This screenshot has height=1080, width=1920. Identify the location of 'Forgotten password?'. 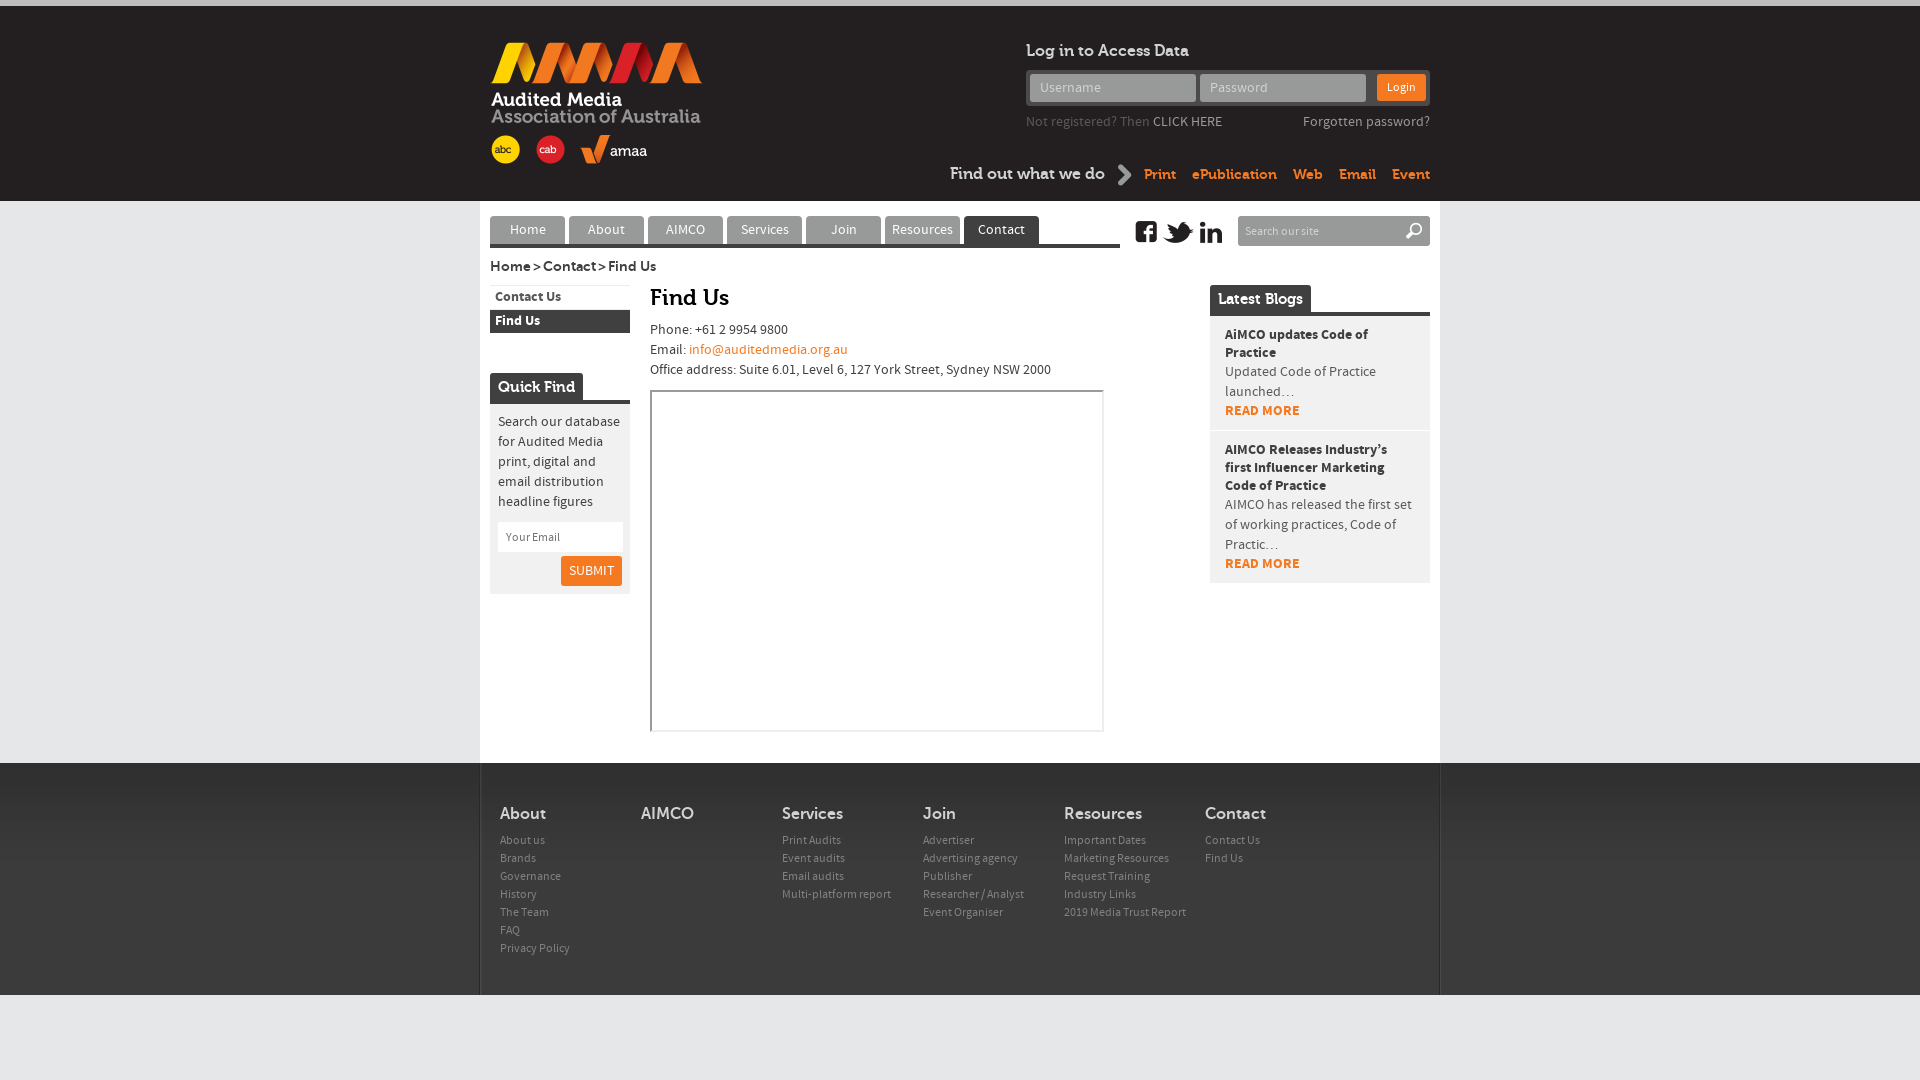
(1302, 122).